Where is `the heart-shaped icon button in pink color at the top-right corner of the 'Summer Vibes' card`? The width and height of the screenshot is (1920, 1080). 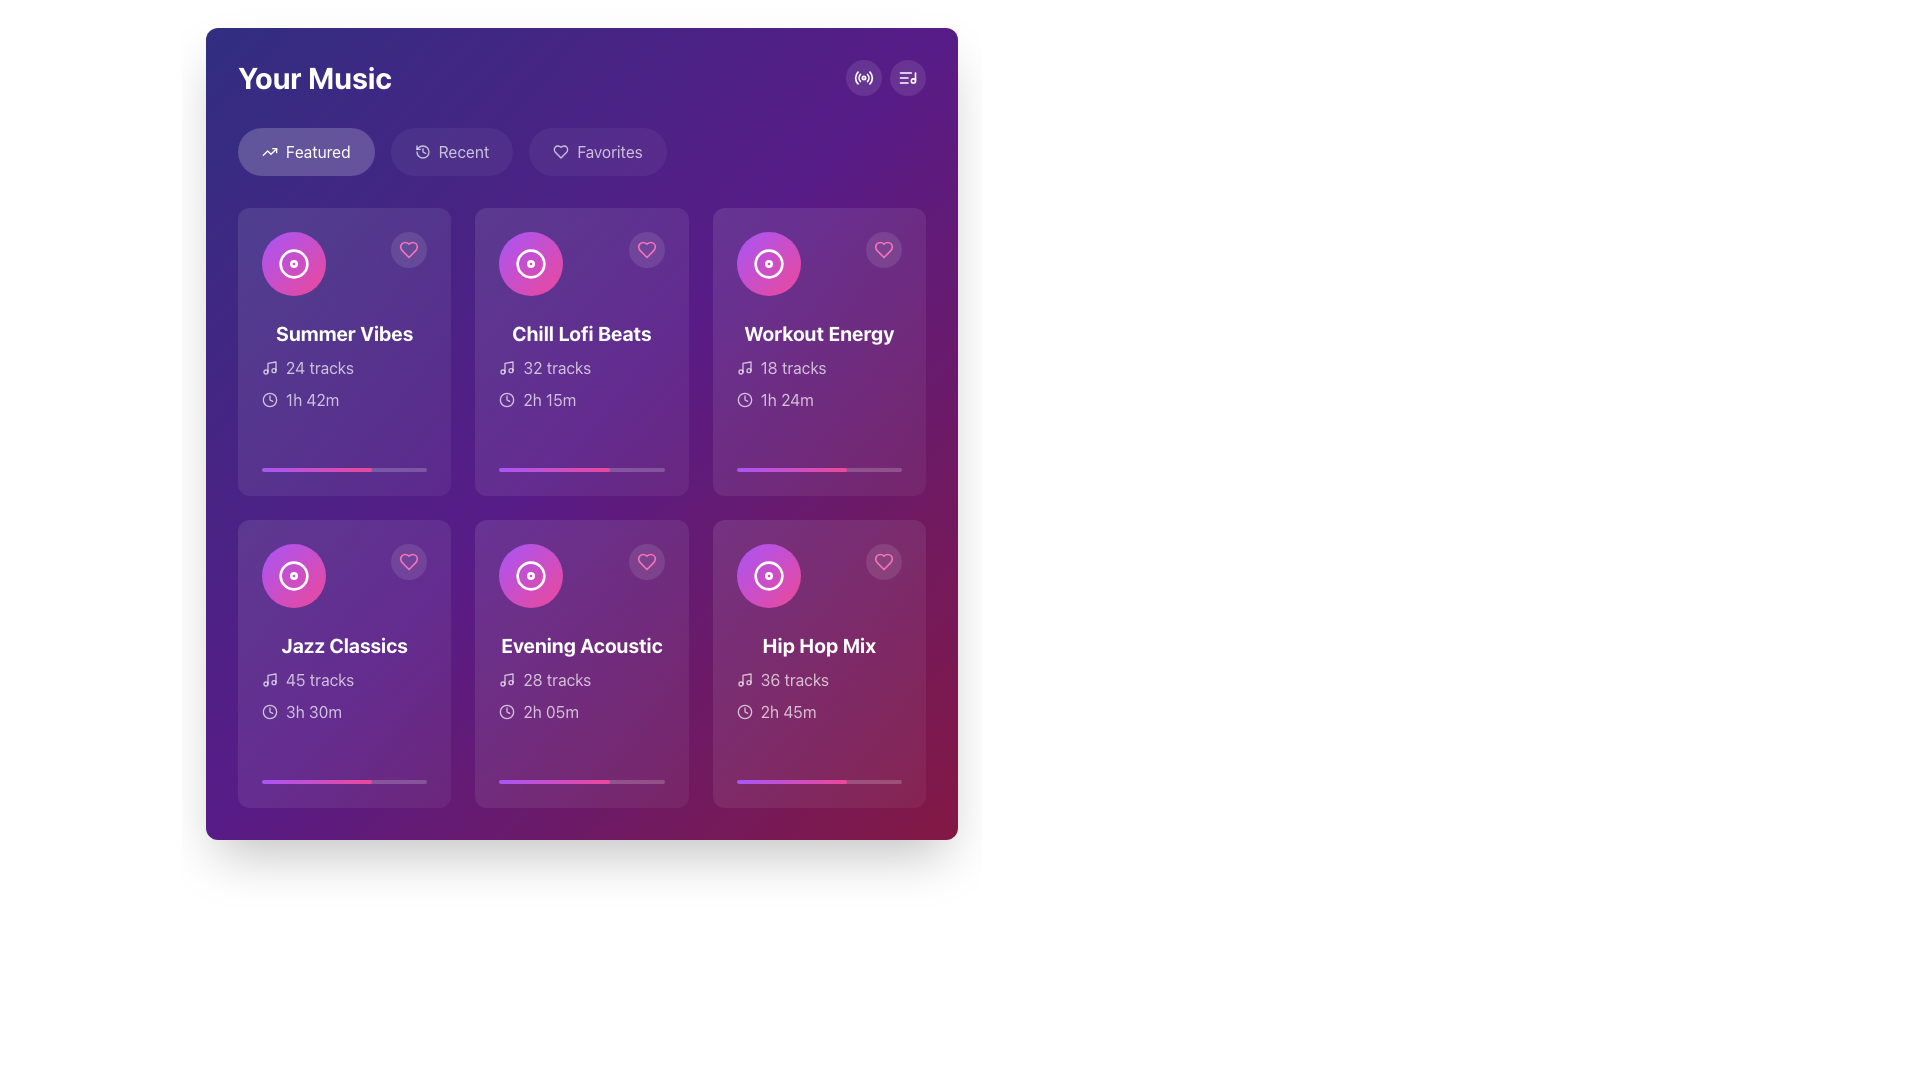
the heart-shaped icon button in pink color at the top-right corner of the 'Summer Vibes' card is located at coordinates (408, 249).